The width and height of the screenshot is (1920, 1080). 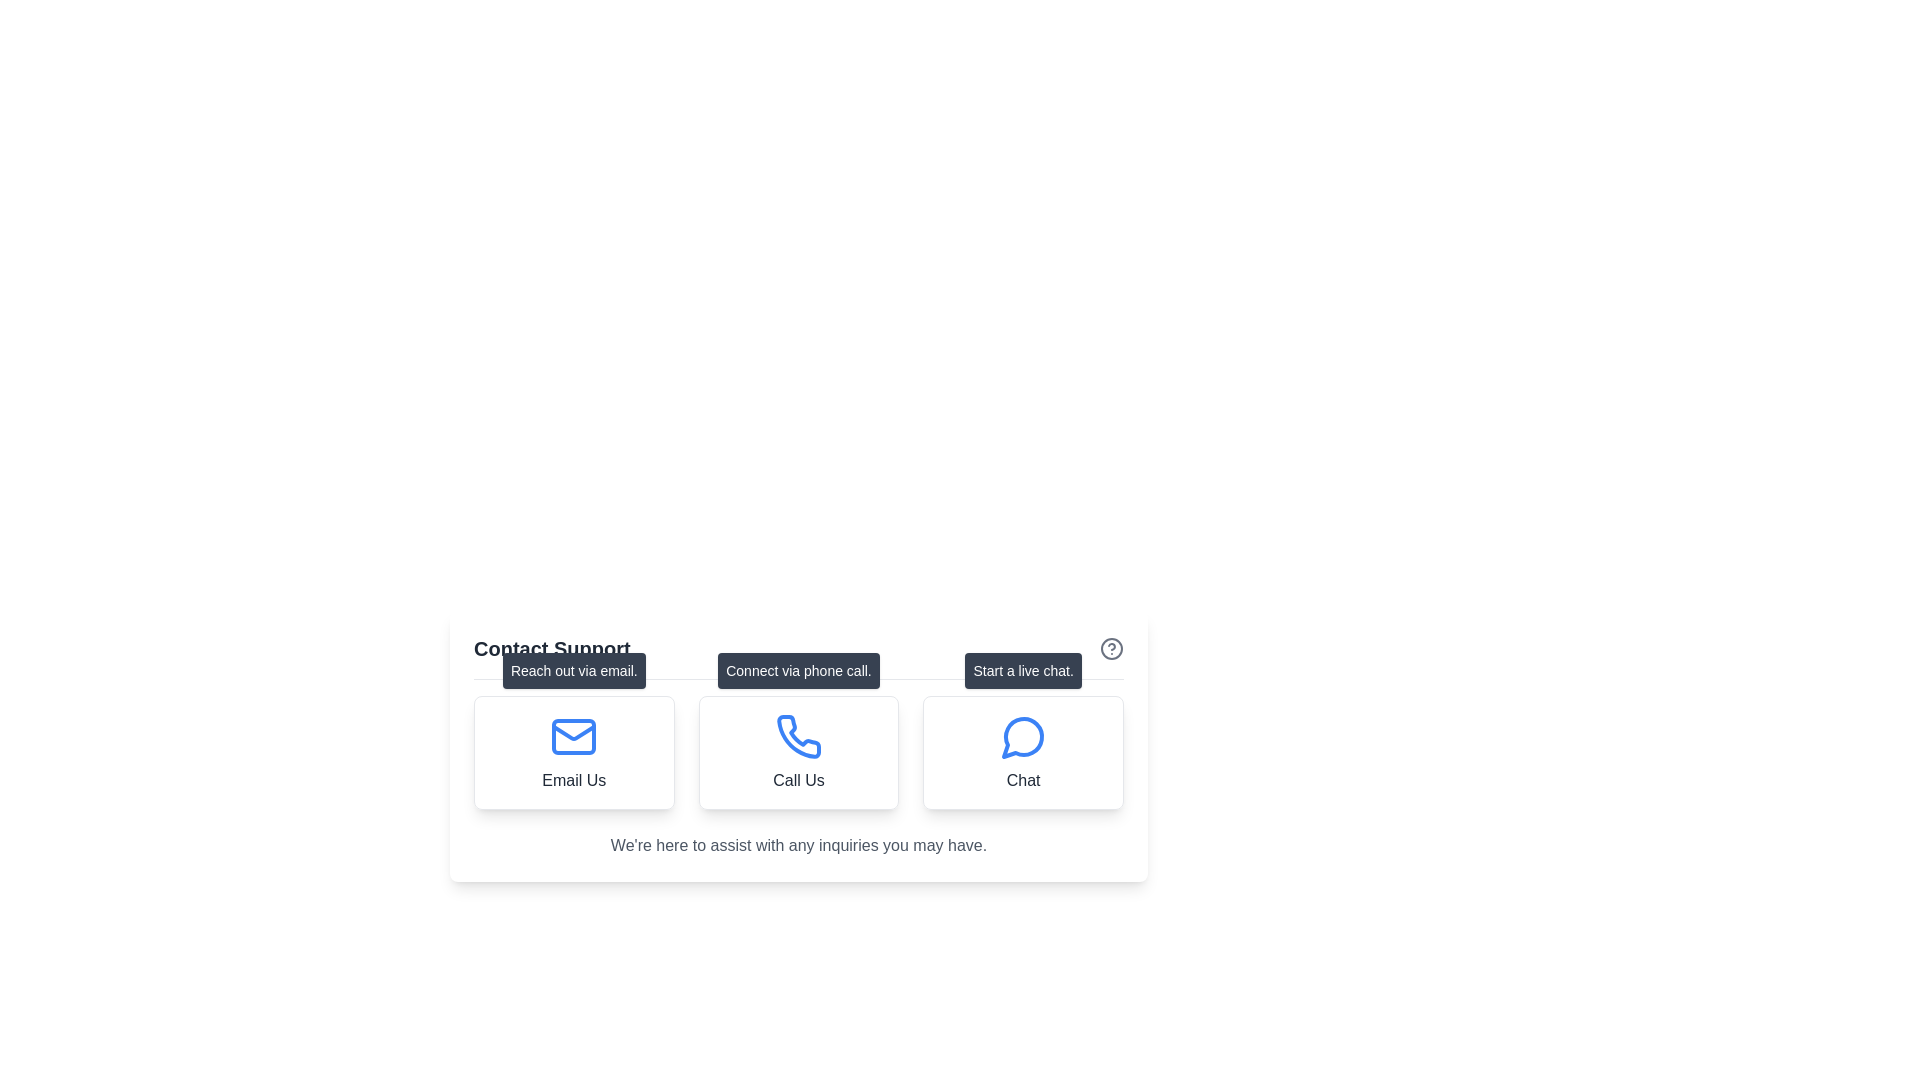 I want to click on the SVG rectangle with rounded corners that represents the envelope's flap within the 'Email Us' button, styled with a blue outline, so click(x=573, y=736).